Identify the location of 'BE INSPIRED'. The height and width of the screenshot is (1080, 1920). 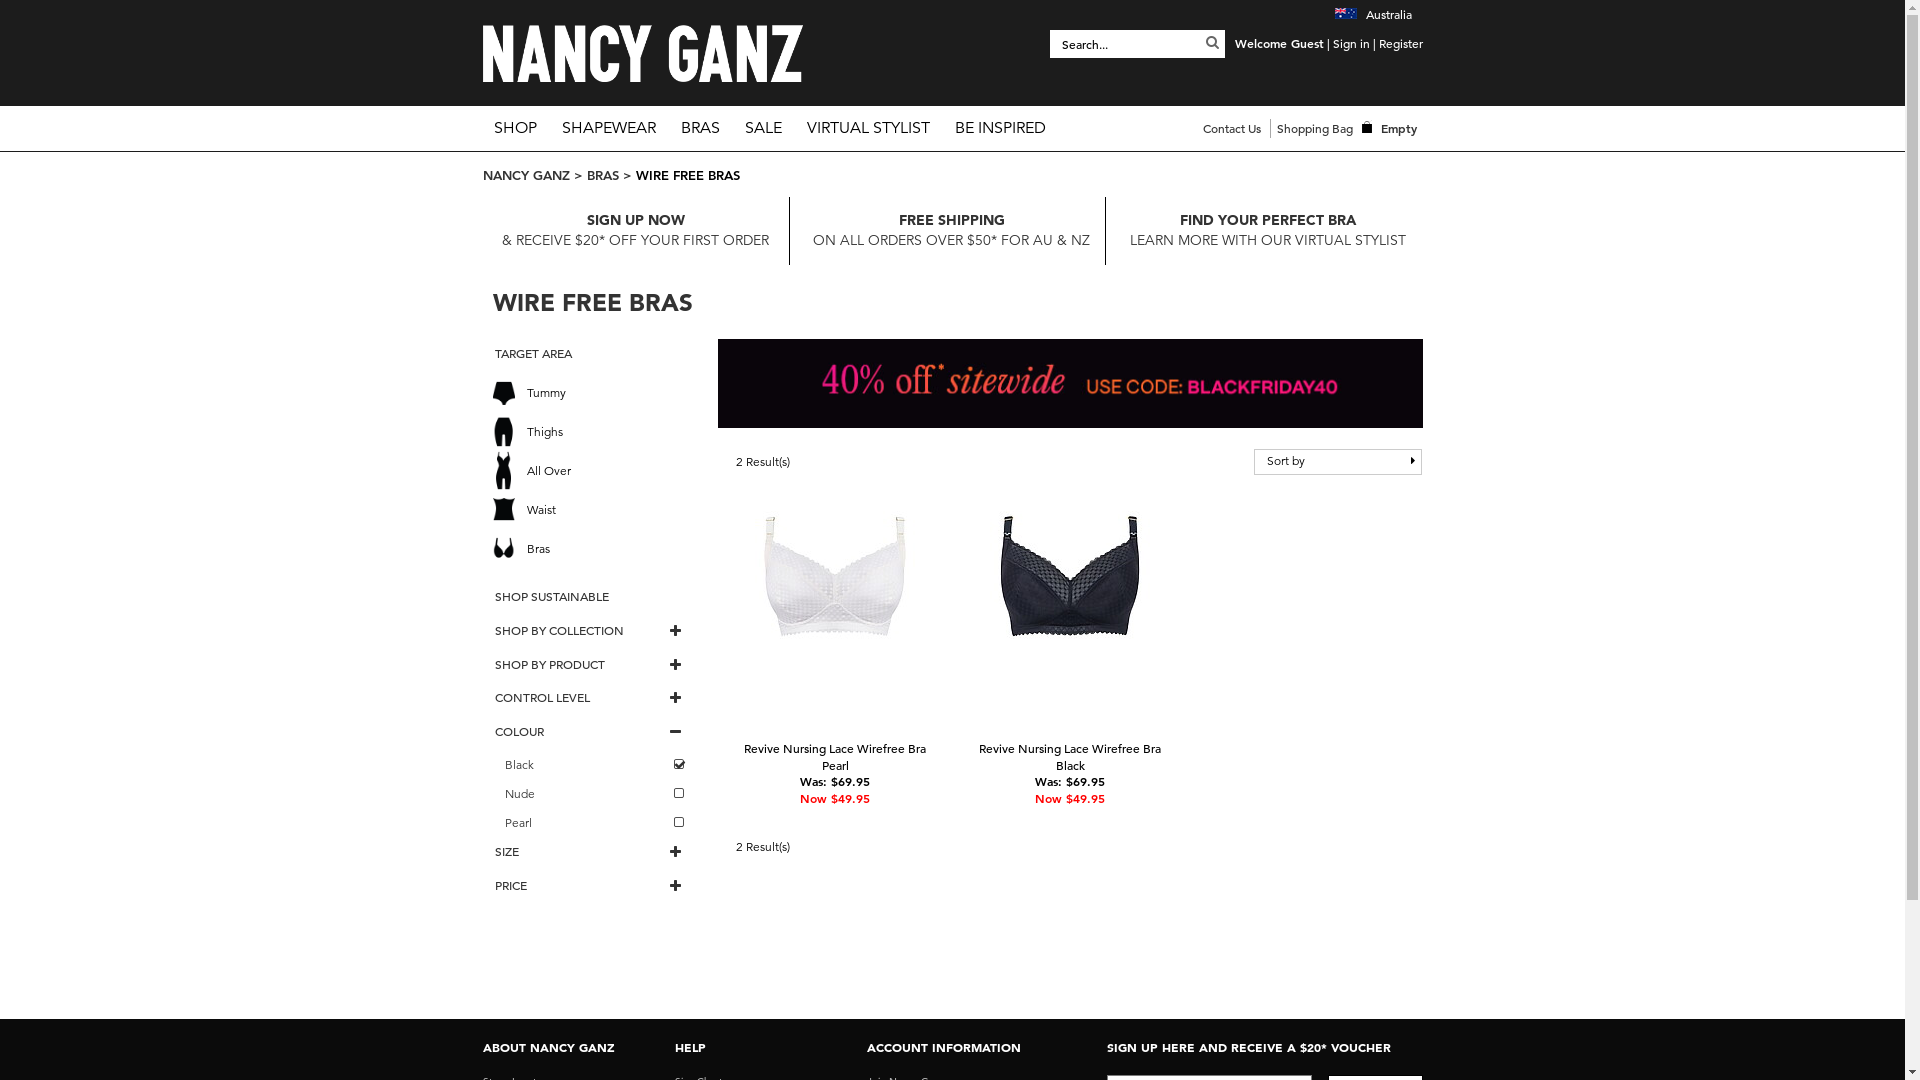
(1000, 127).